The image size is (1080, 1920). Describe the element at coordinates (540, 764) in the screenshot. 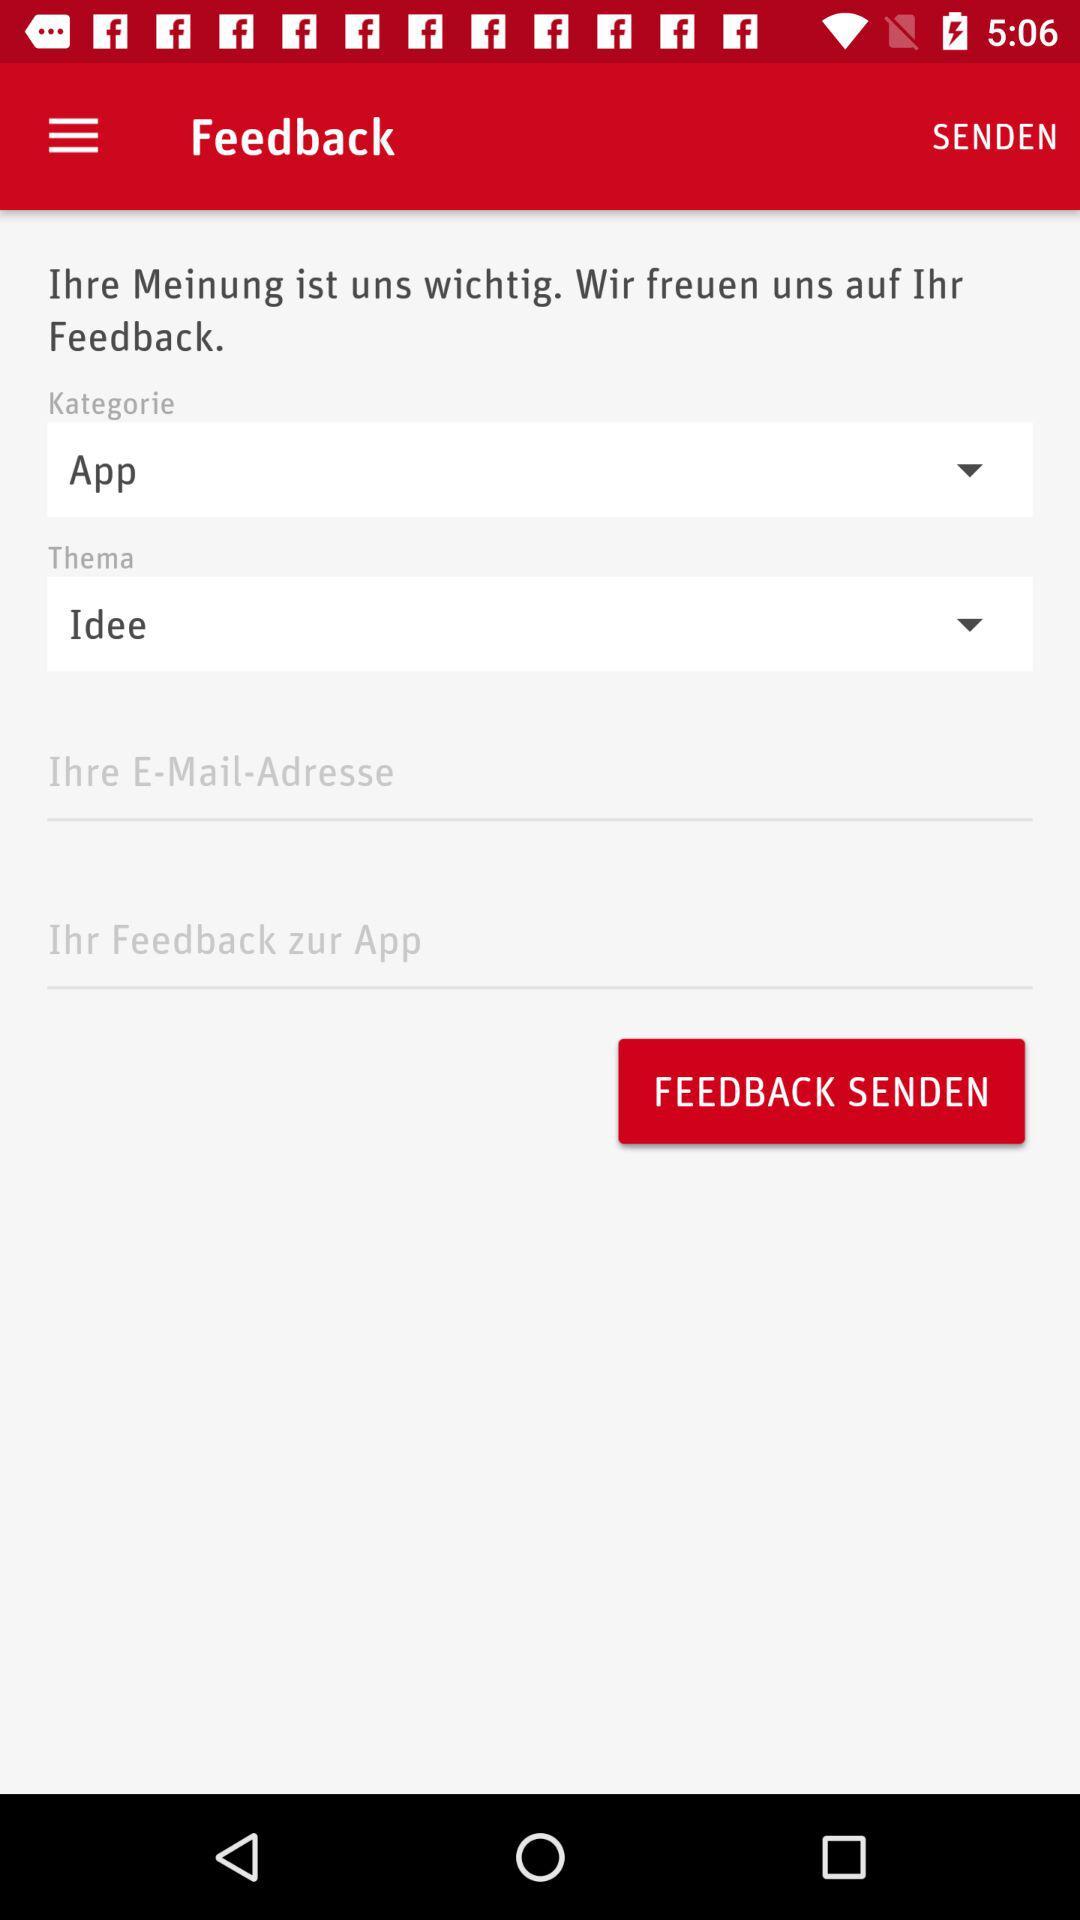

I see `email address` at that location.